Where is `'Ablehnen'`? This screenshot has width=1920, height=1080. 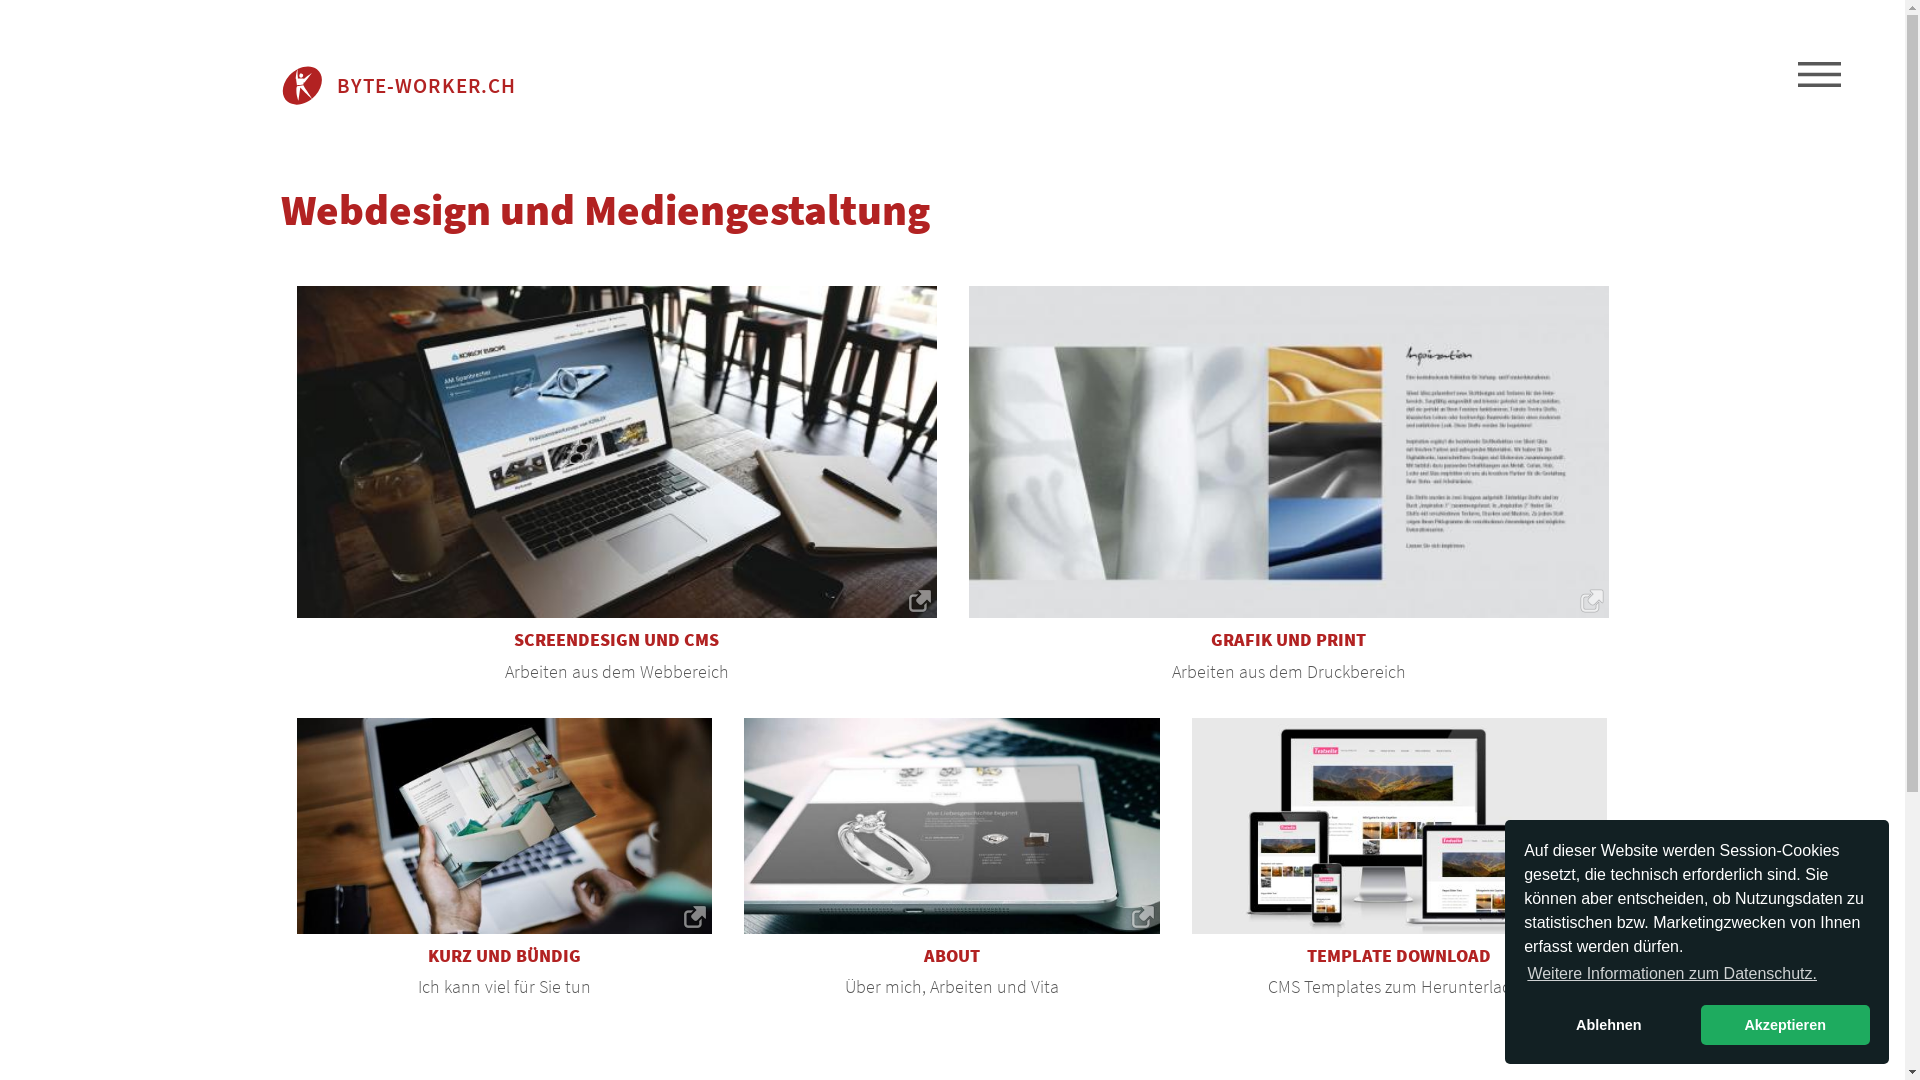
'Ablehnen' is located at coordinates (1608, 1025).